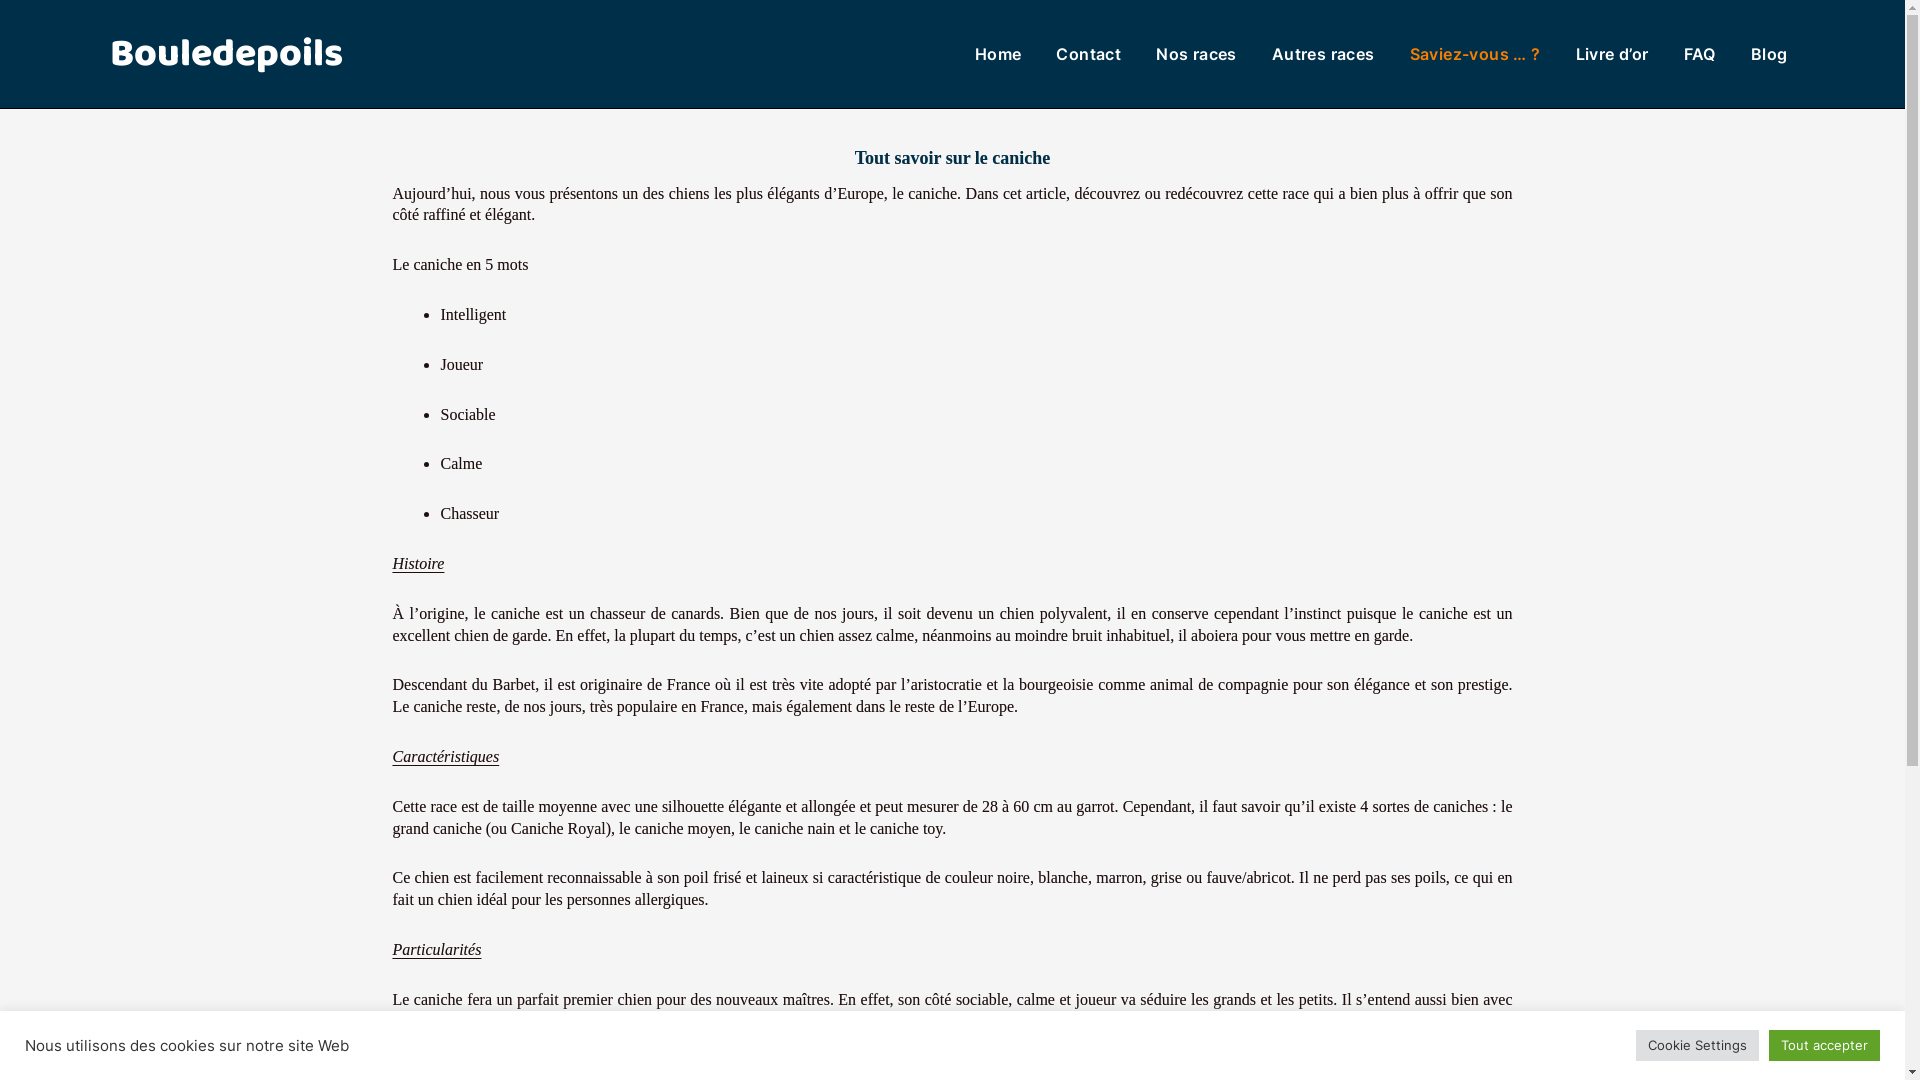 The width and height of the screenshot is (1920, 1080). Describe the element at coordinates (1698, 53) in the screenshot. I see `'FAQ'` at that location.